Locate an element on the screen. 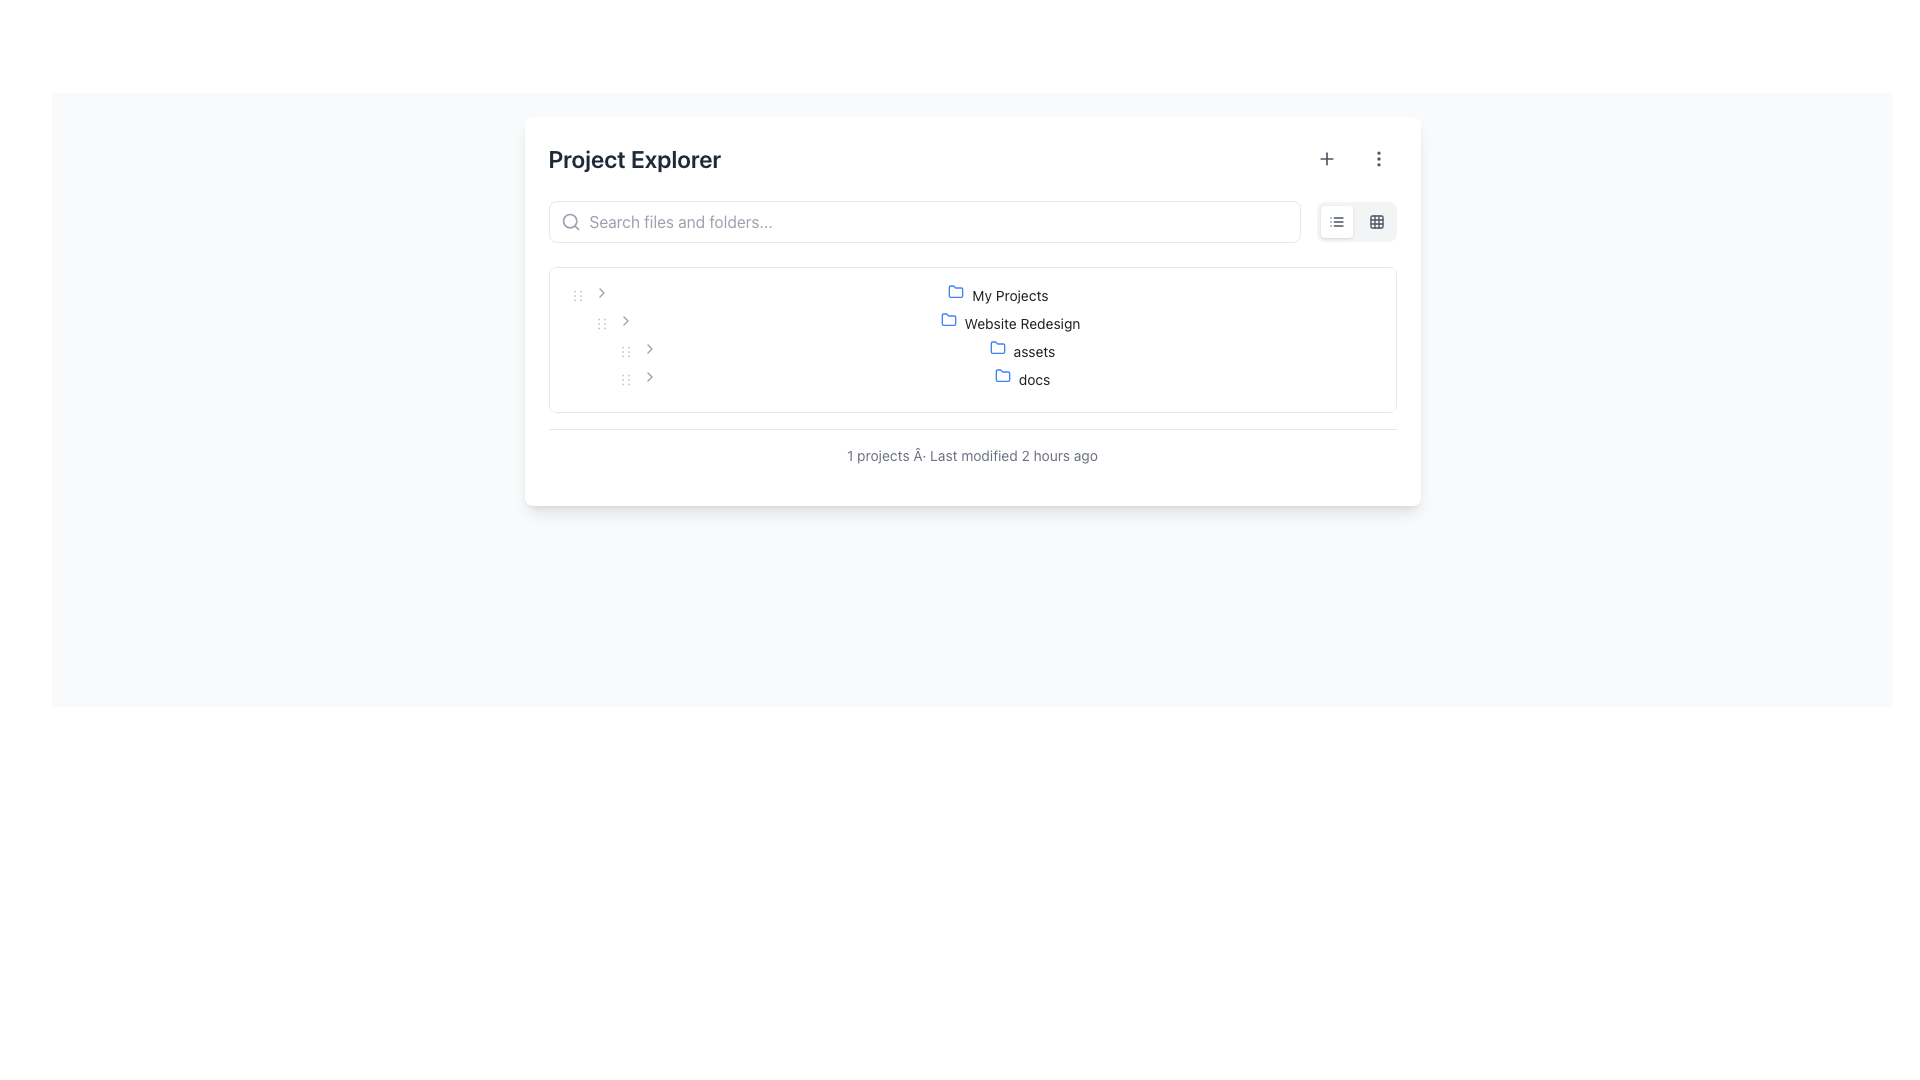  the static text label reading 'Project Explorer', which is styled with a large bold font and dark gray color, located in the top-left corner of the explorer section is located at coordinates (633, 157).